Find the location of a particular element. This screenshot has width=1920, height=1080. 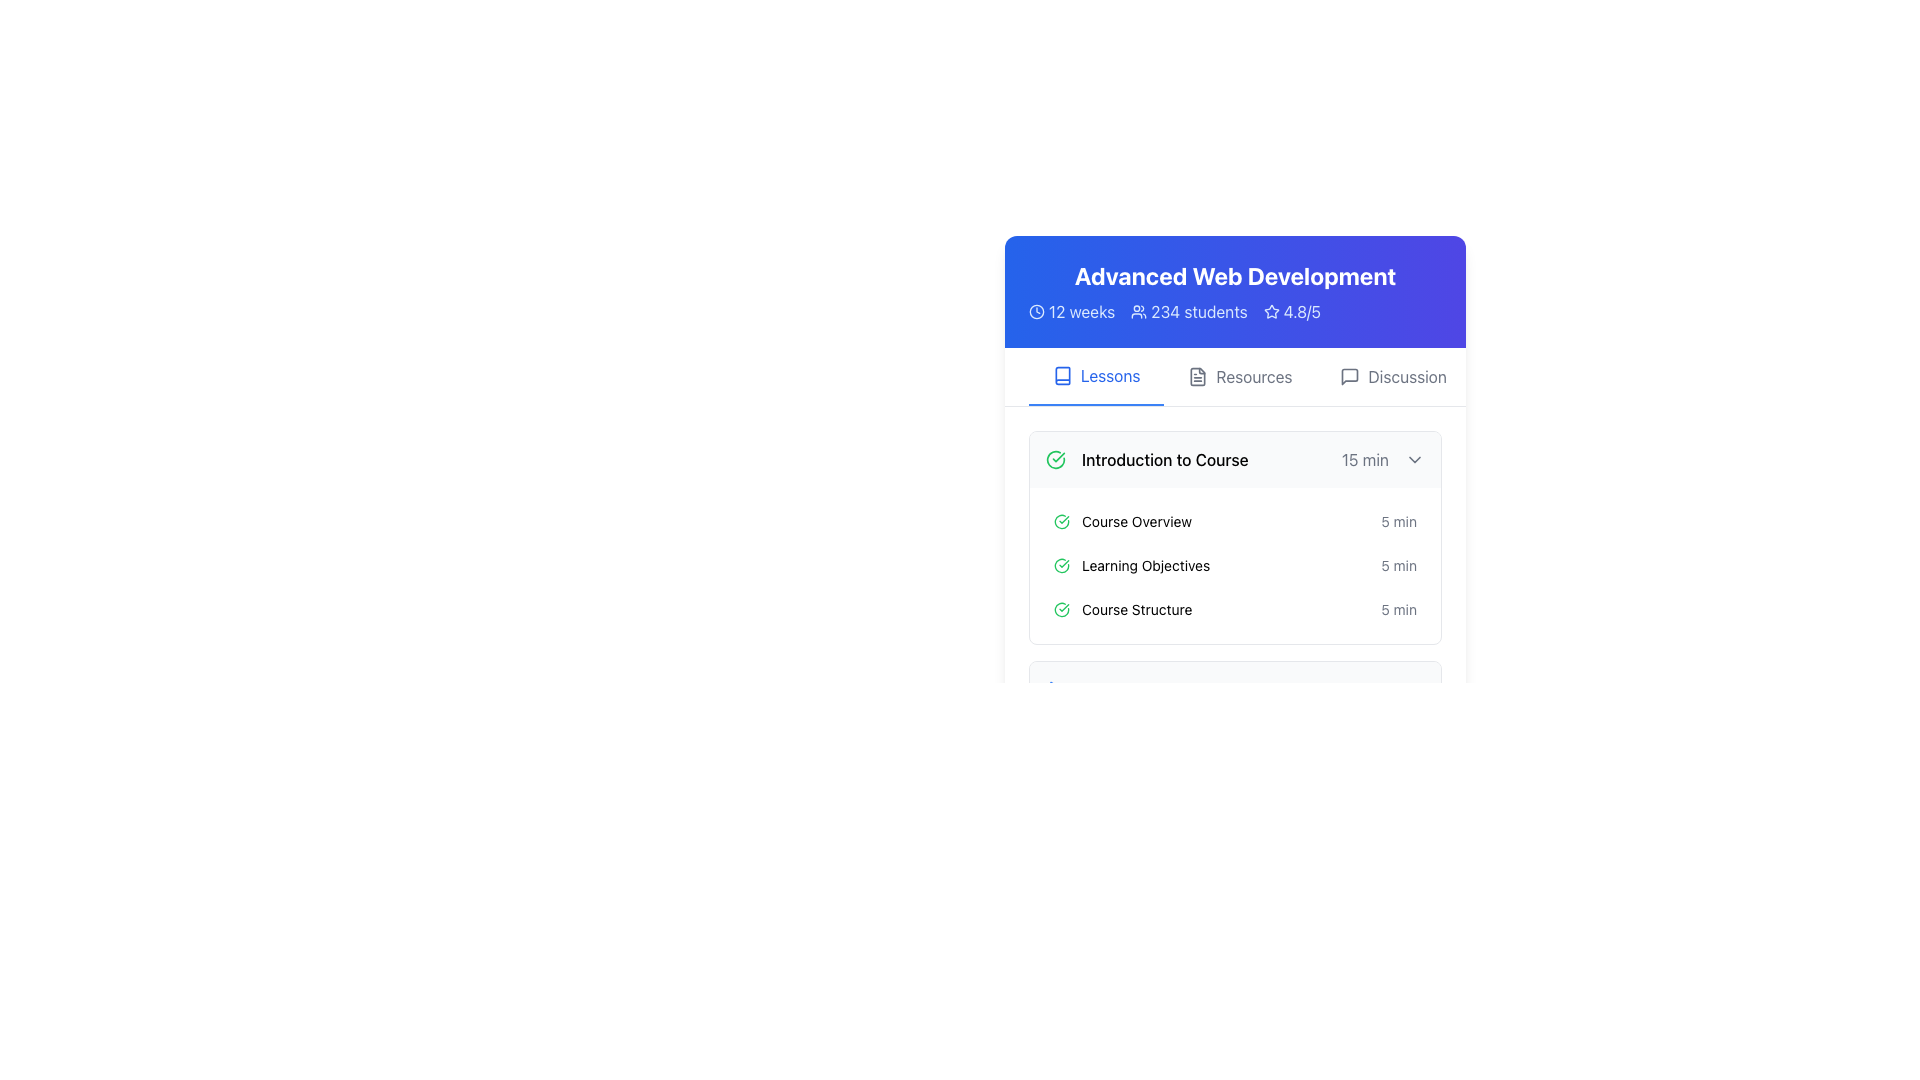

the first list item labeled 'Course Overview' with a green checkmark in the course navigation menu is located at coordinates (1234, 520).